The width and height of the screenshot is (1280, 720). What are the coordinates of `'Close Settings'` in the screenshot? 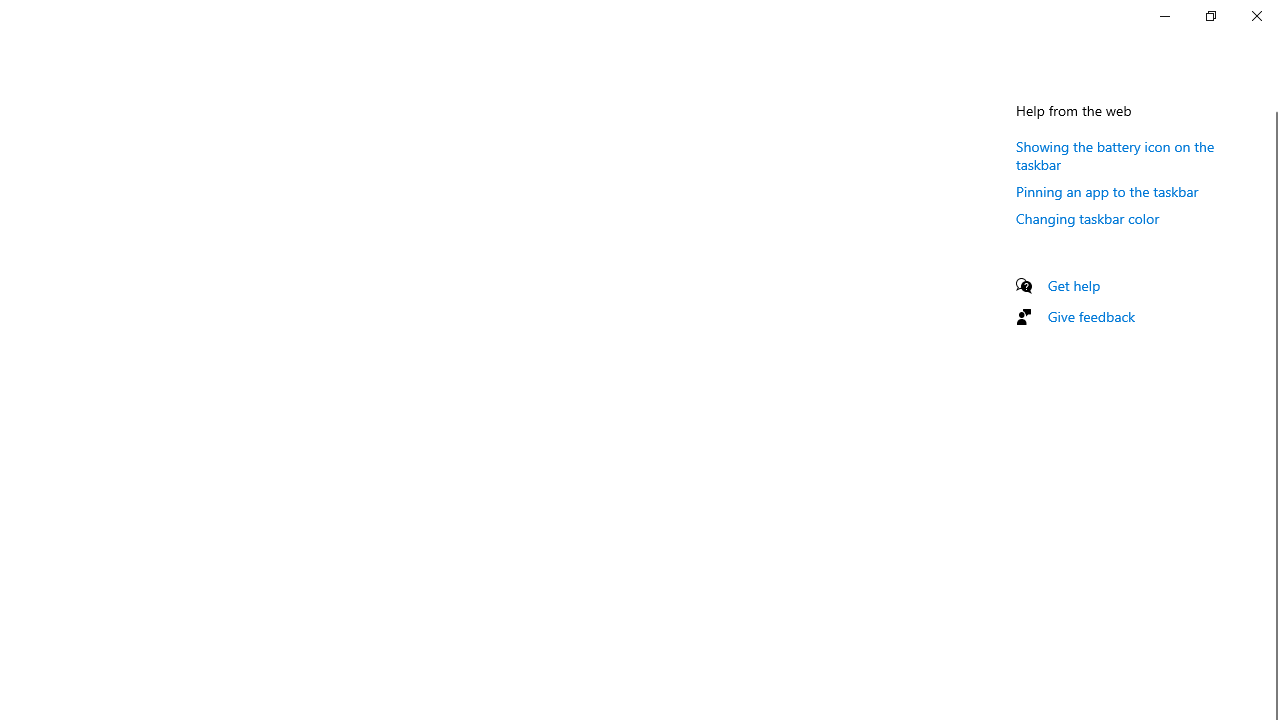 It's located at (1255, 15).